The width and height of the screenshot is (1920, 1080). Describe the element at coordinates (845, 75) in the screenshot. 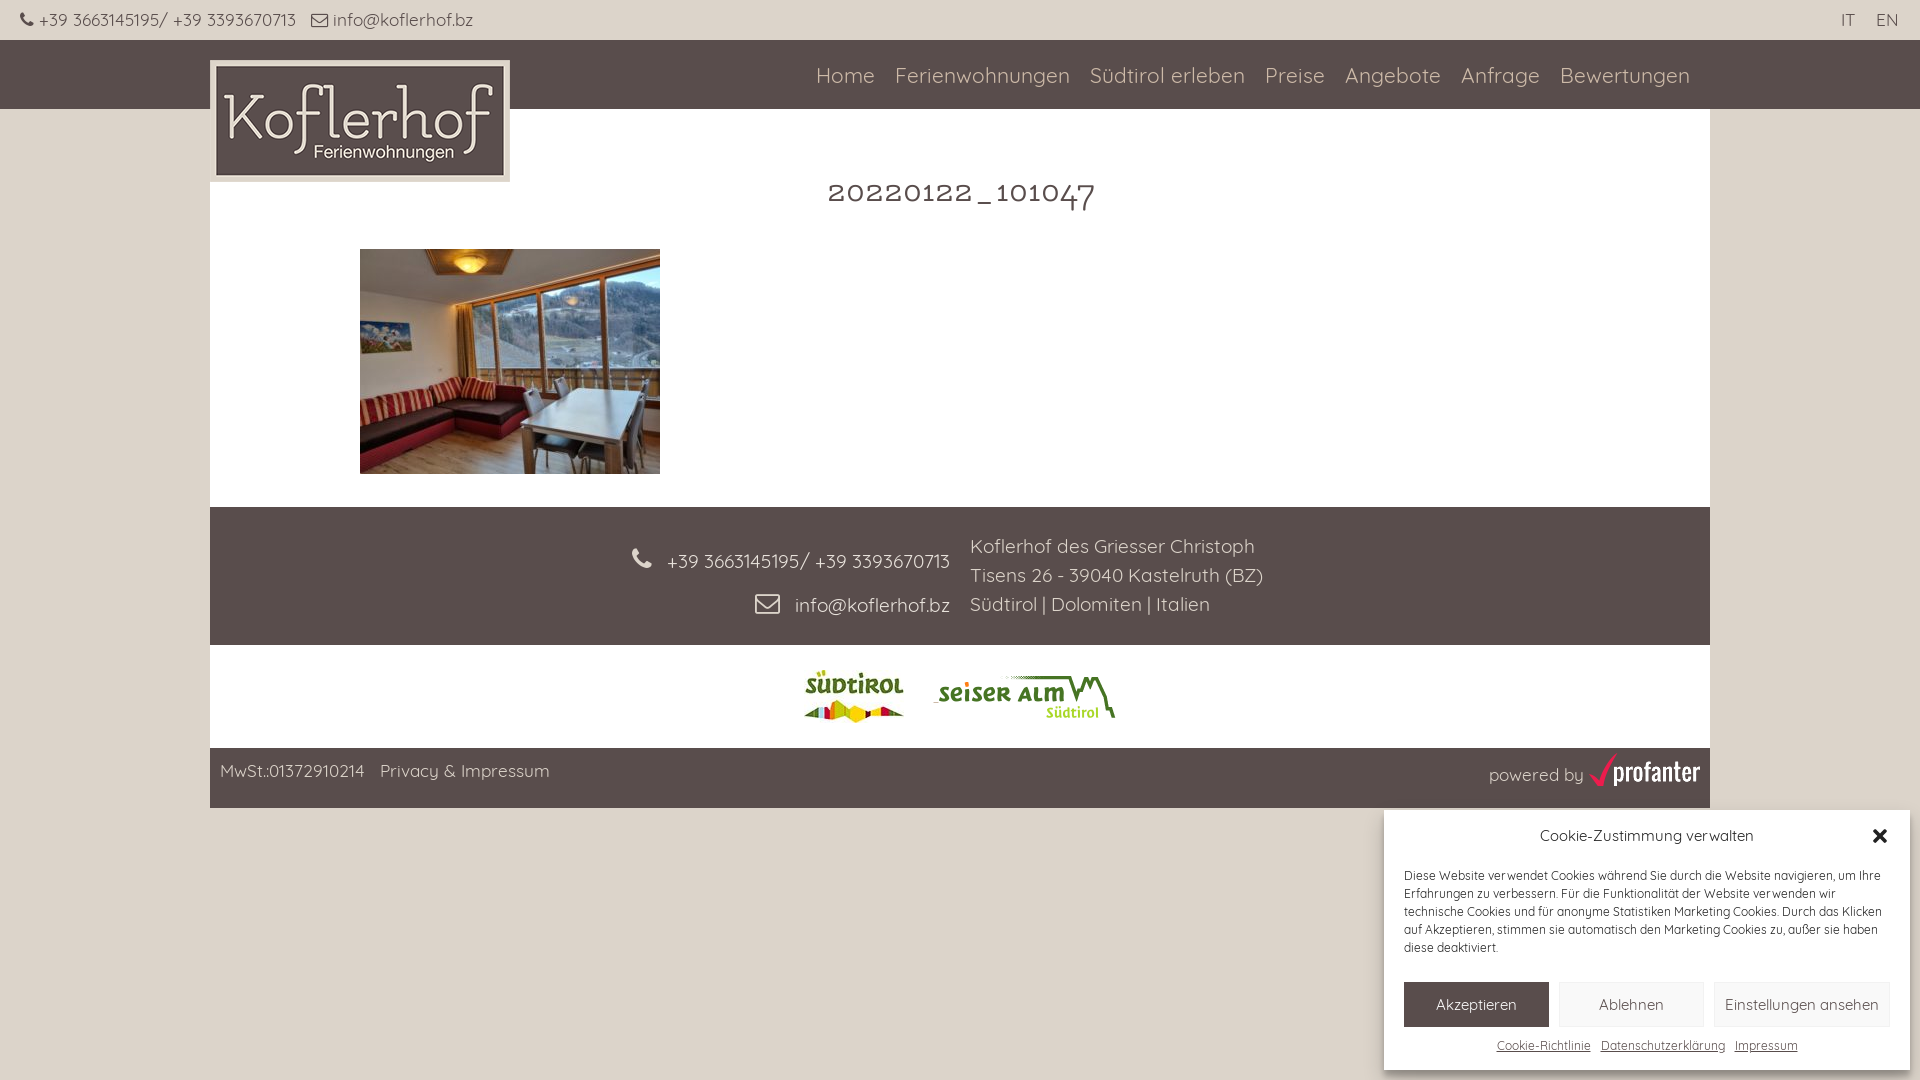

I see `'Home'` at that location.